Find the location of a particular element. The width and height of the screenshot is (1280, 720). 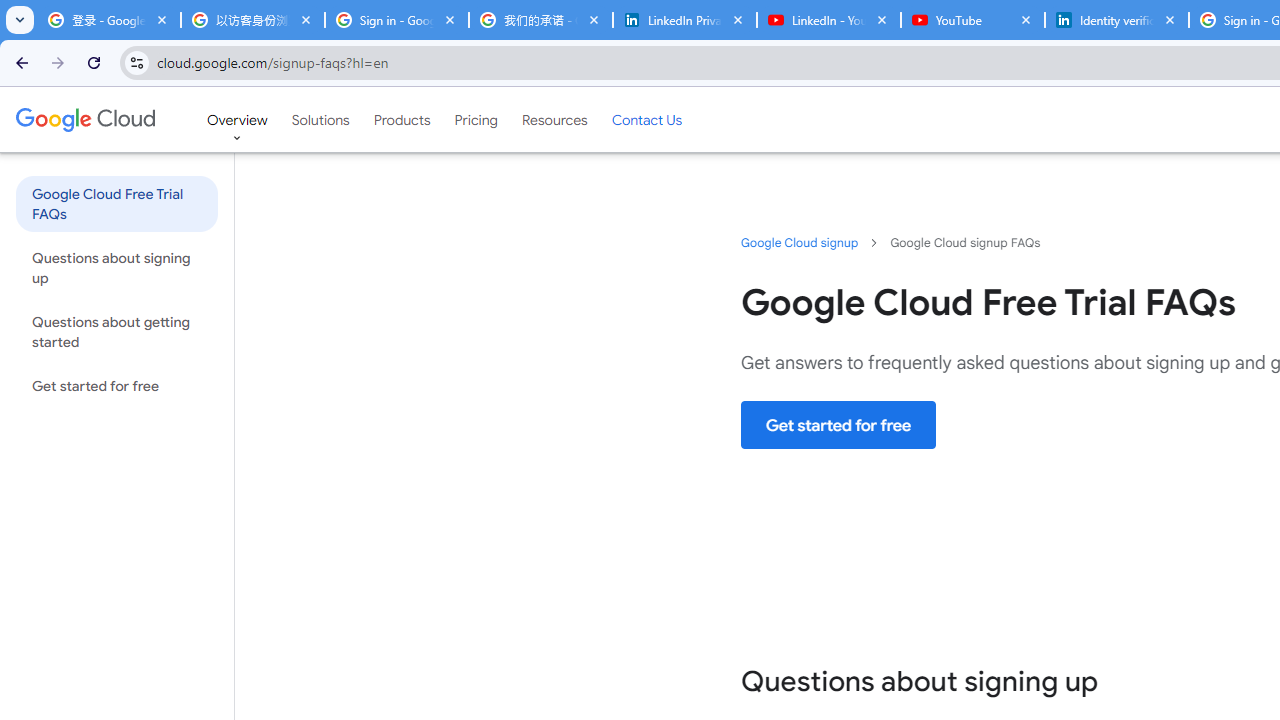

'YouTube' is located at coordinates (972, 20).